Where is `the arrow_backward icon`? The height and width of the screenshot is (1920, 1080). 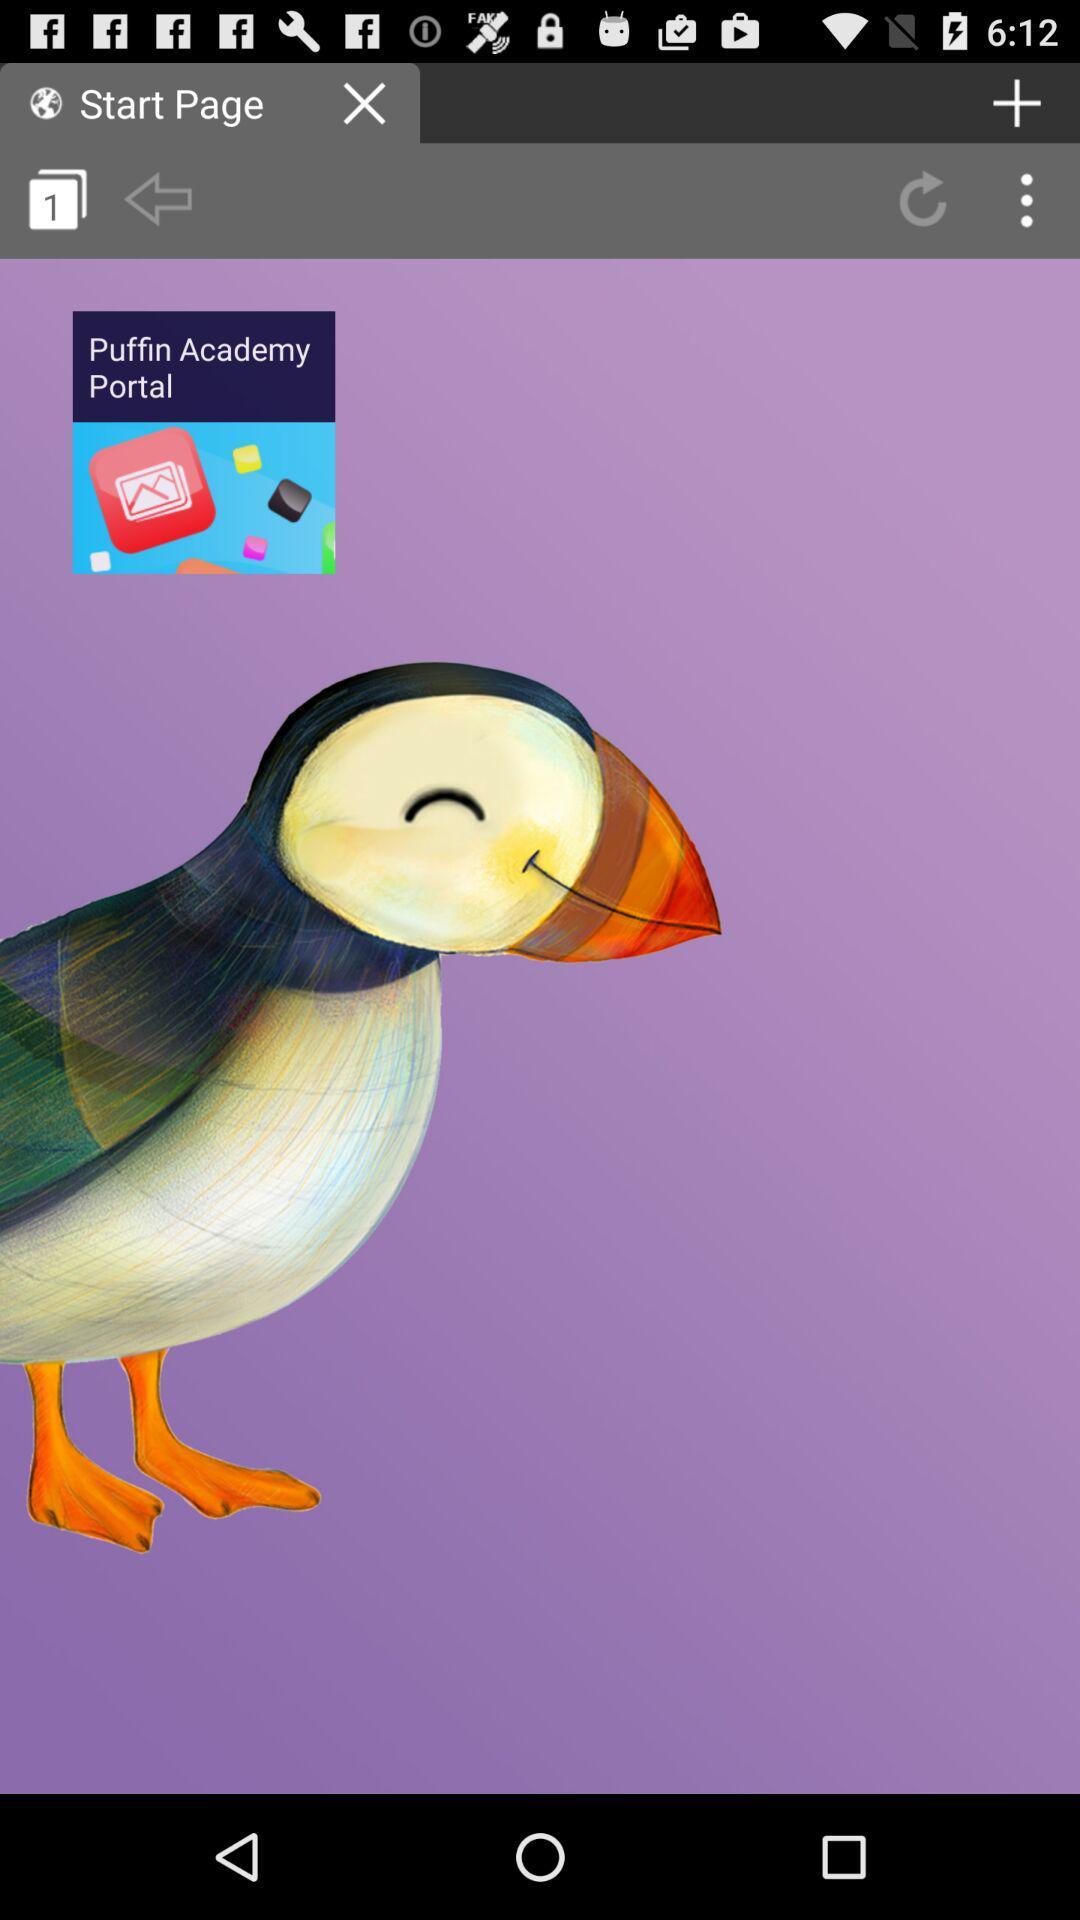
the arrow_backward icon is located at coordinates (156, 215).